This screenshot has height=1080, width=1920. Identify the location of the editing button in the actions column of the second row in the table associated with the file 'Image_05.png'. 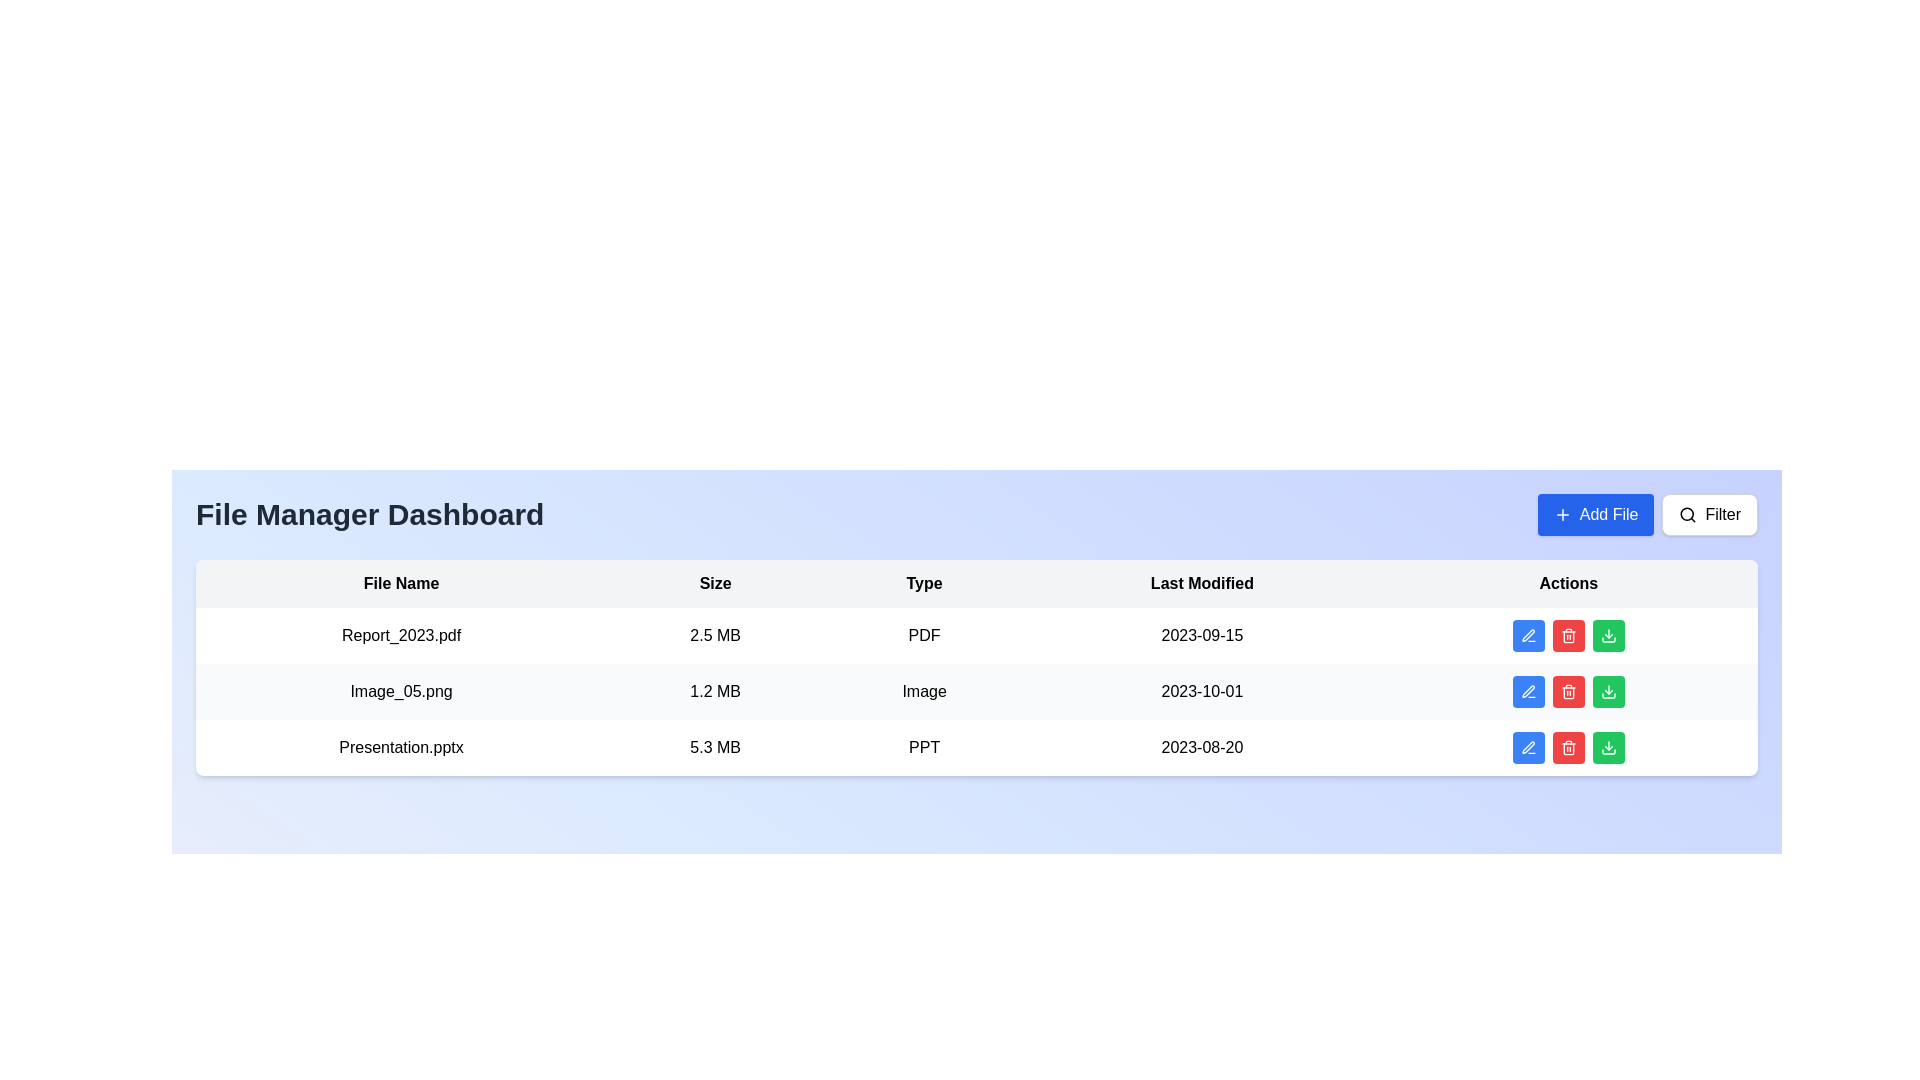
(1527, 690).